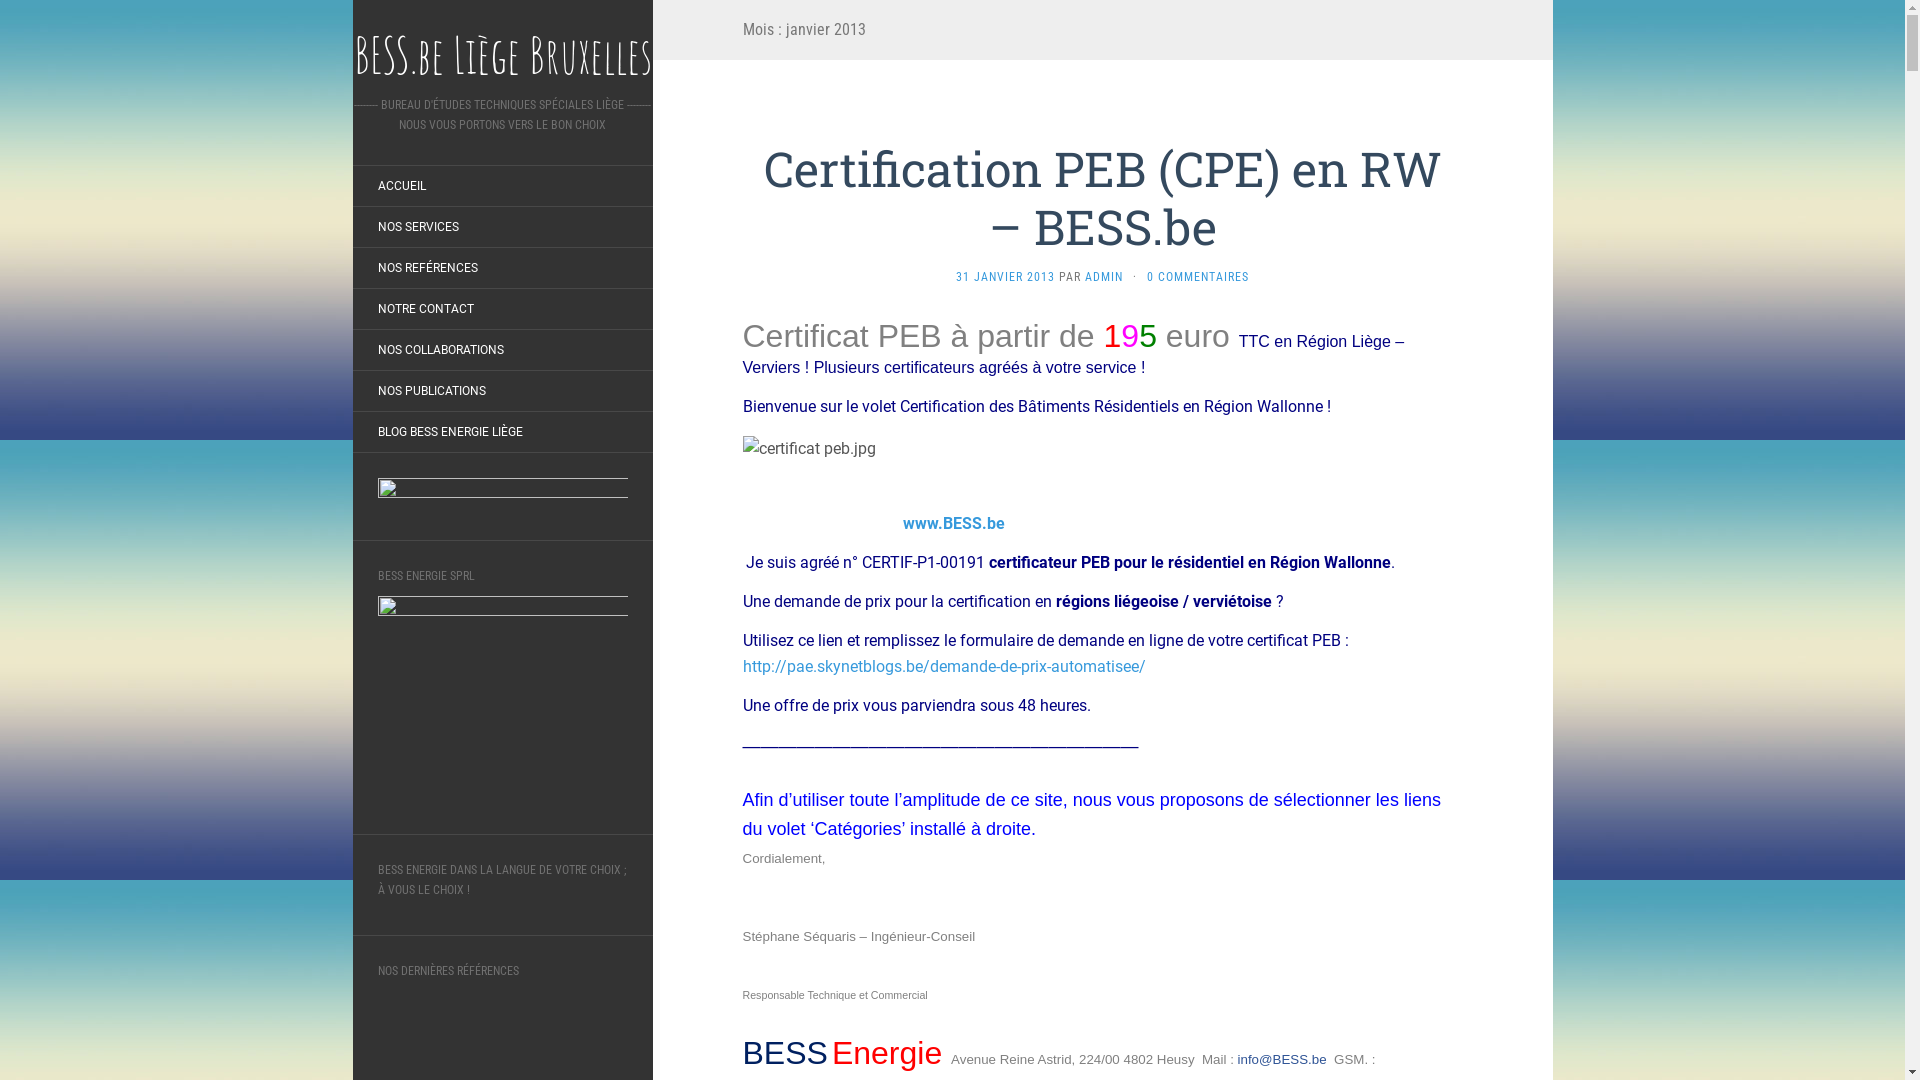 This screenshot has height=1080, width=1920. Describe the element at coordinates (1083, 277) in the screenshot. I see `'ADMIN'` at that location.